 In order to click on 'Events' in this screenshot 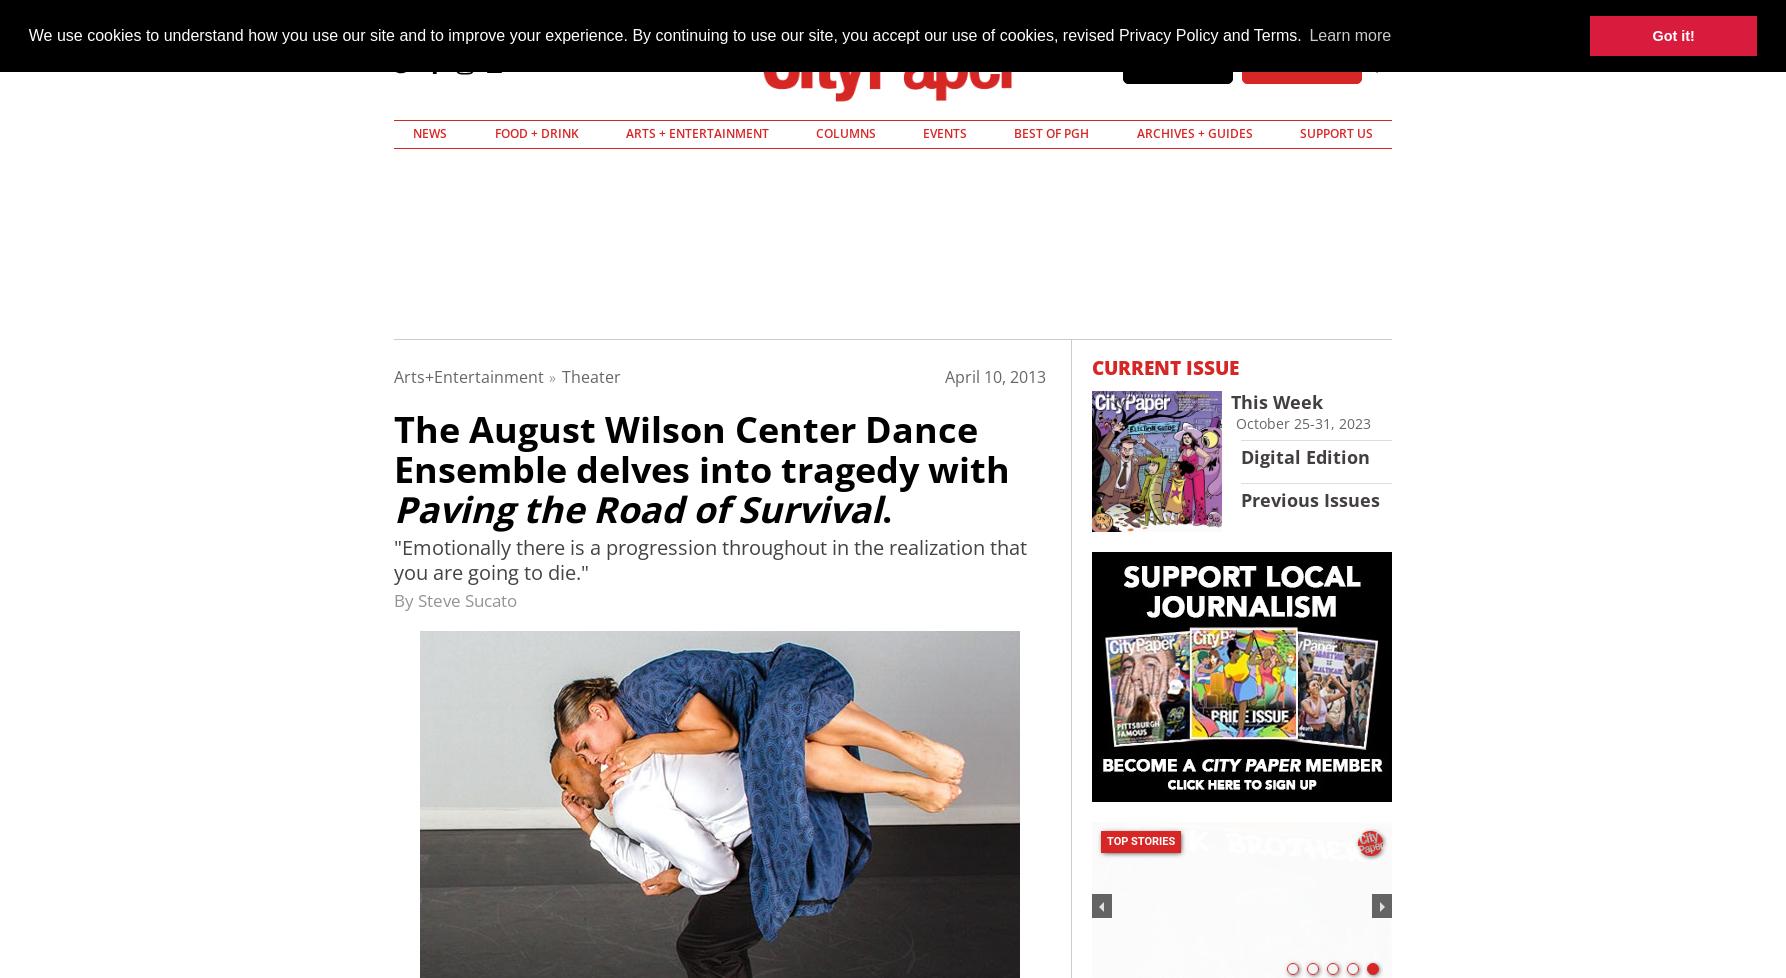, I will do `click(923, 133)`.